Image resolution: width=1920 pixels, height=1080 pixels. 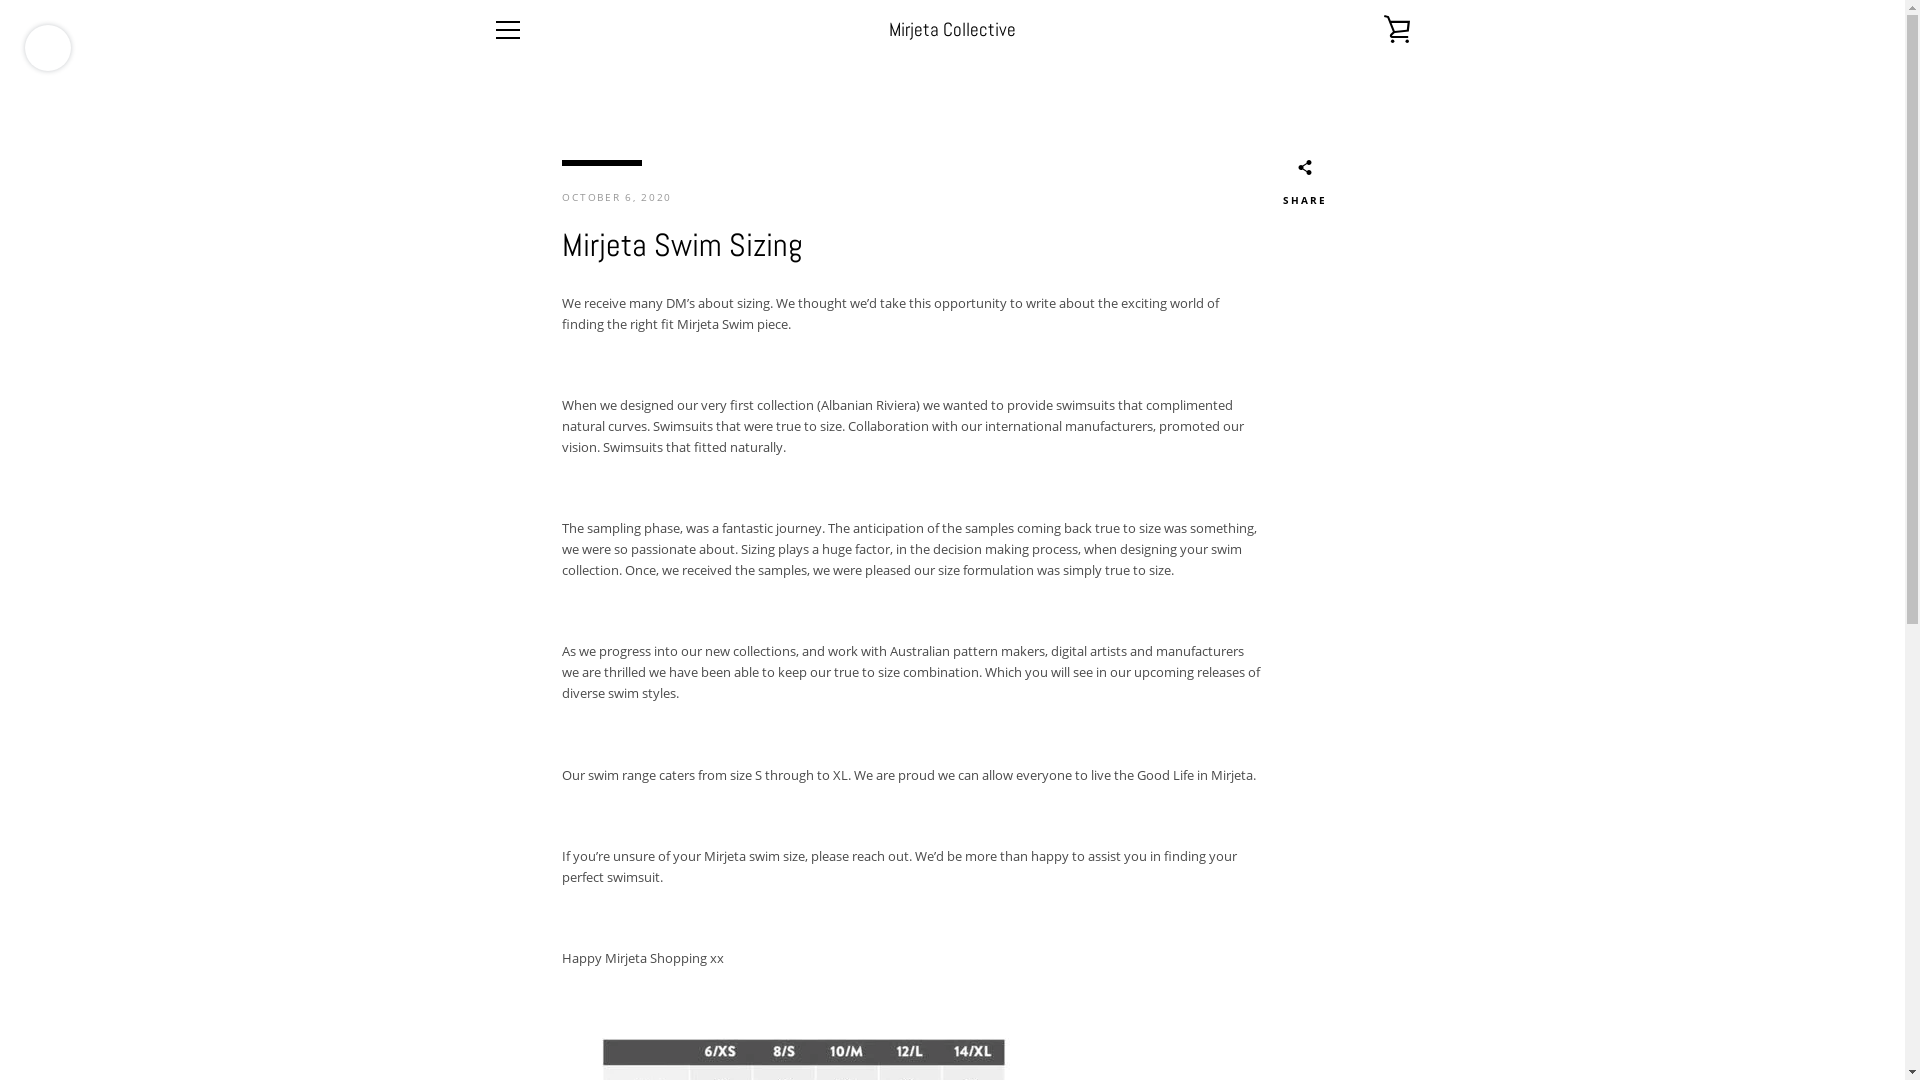 I want to click on 'SHARE', so click(x=1281, y=185).